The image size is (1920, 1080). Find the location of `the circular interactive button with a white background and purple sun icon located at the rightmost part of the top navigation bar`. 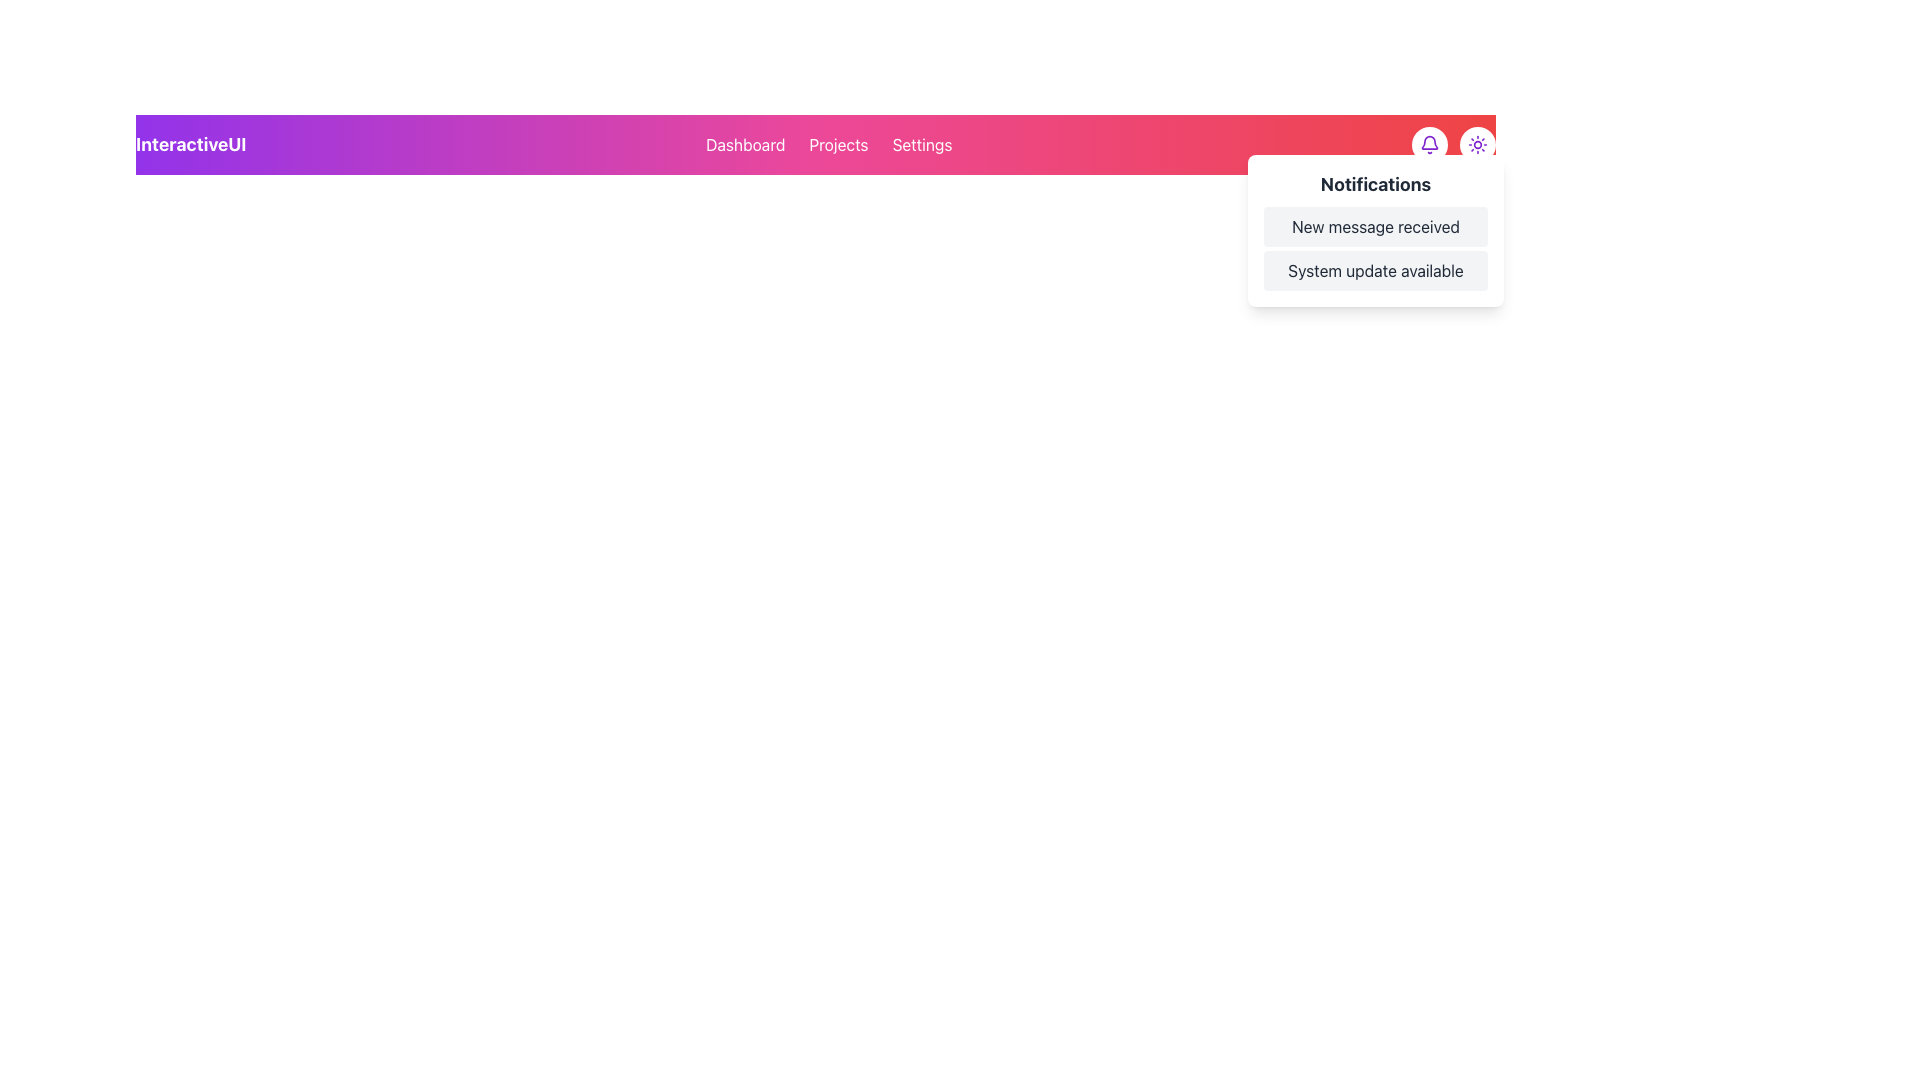

the circular interactive button with a white background and purple sun icon located at the rightmost part of the top navigation bar is located at coordinates (1478, 144).